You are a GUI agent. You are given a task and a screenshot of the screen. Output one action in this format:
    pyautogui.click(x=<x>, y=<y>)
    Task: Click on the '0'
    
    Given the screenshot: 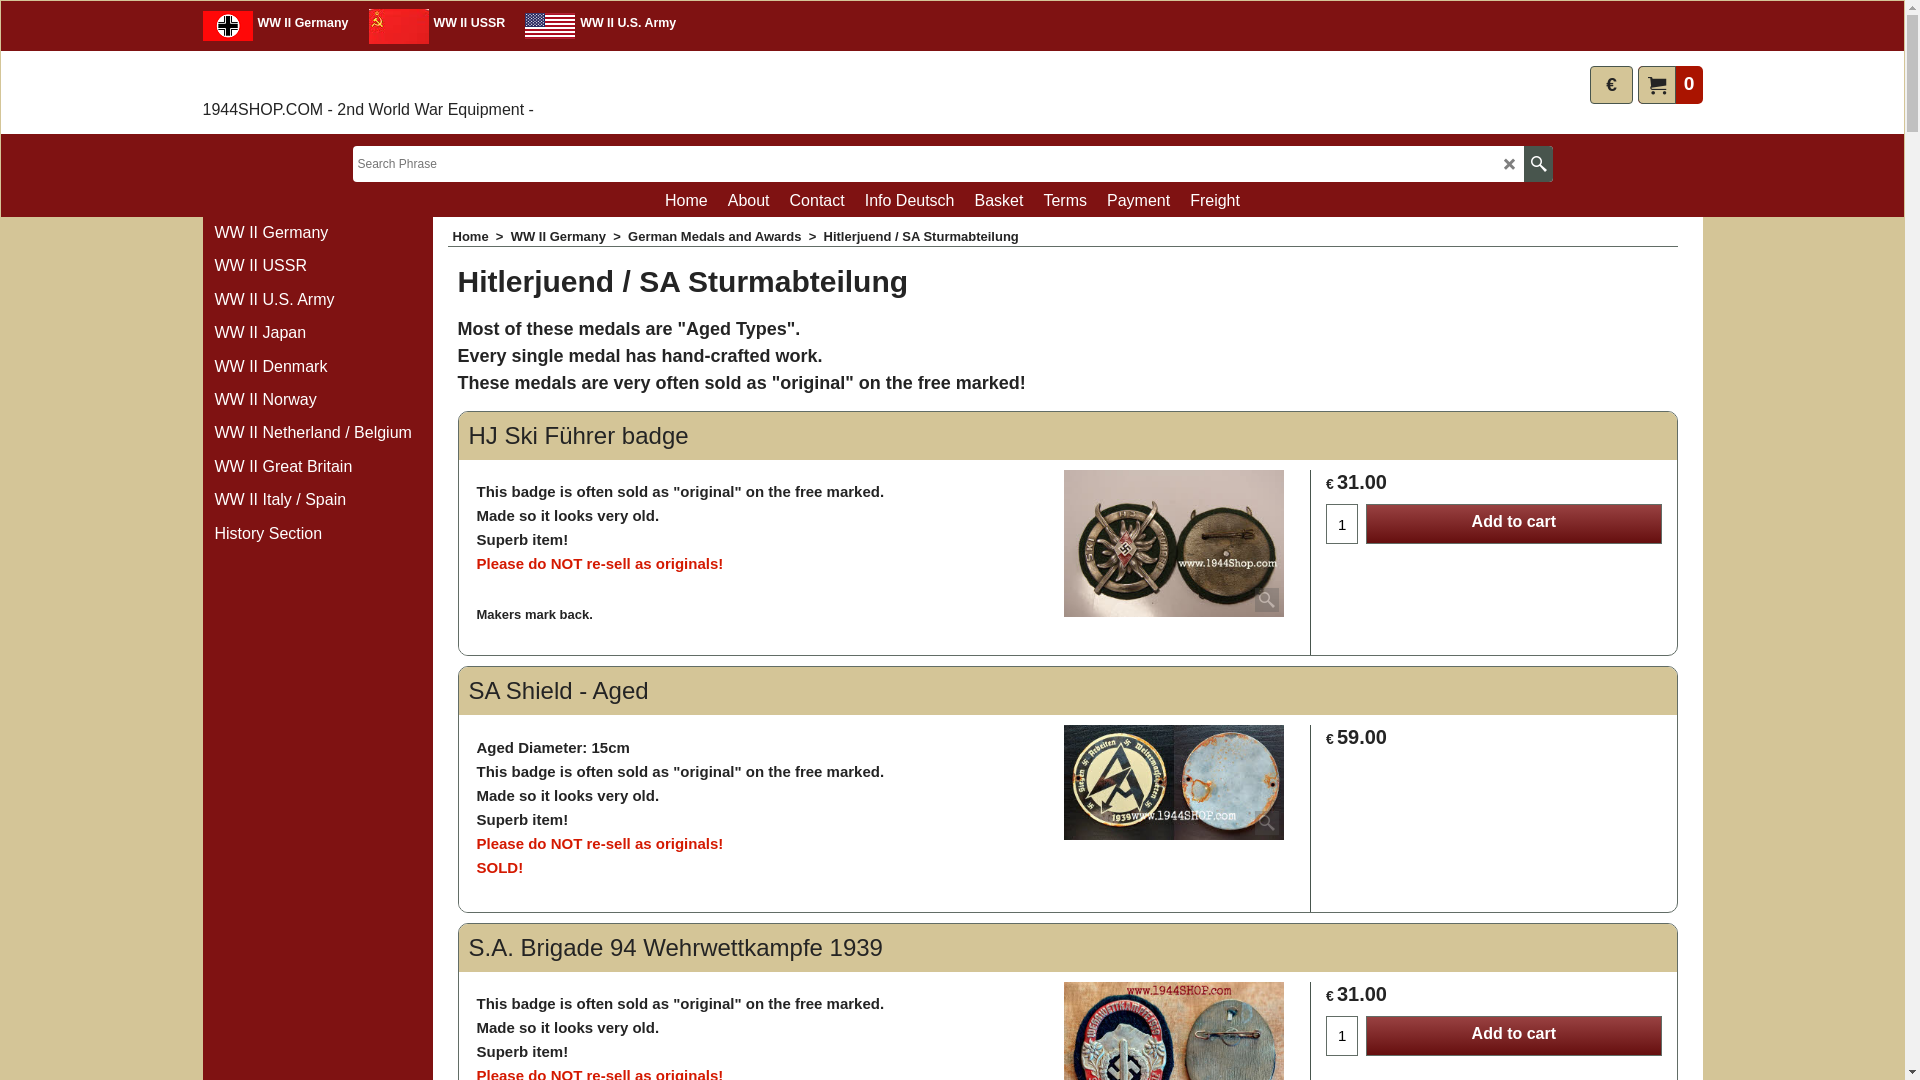 What is the action you would take?
    pyautogui.click(x=1670, y=83)
    